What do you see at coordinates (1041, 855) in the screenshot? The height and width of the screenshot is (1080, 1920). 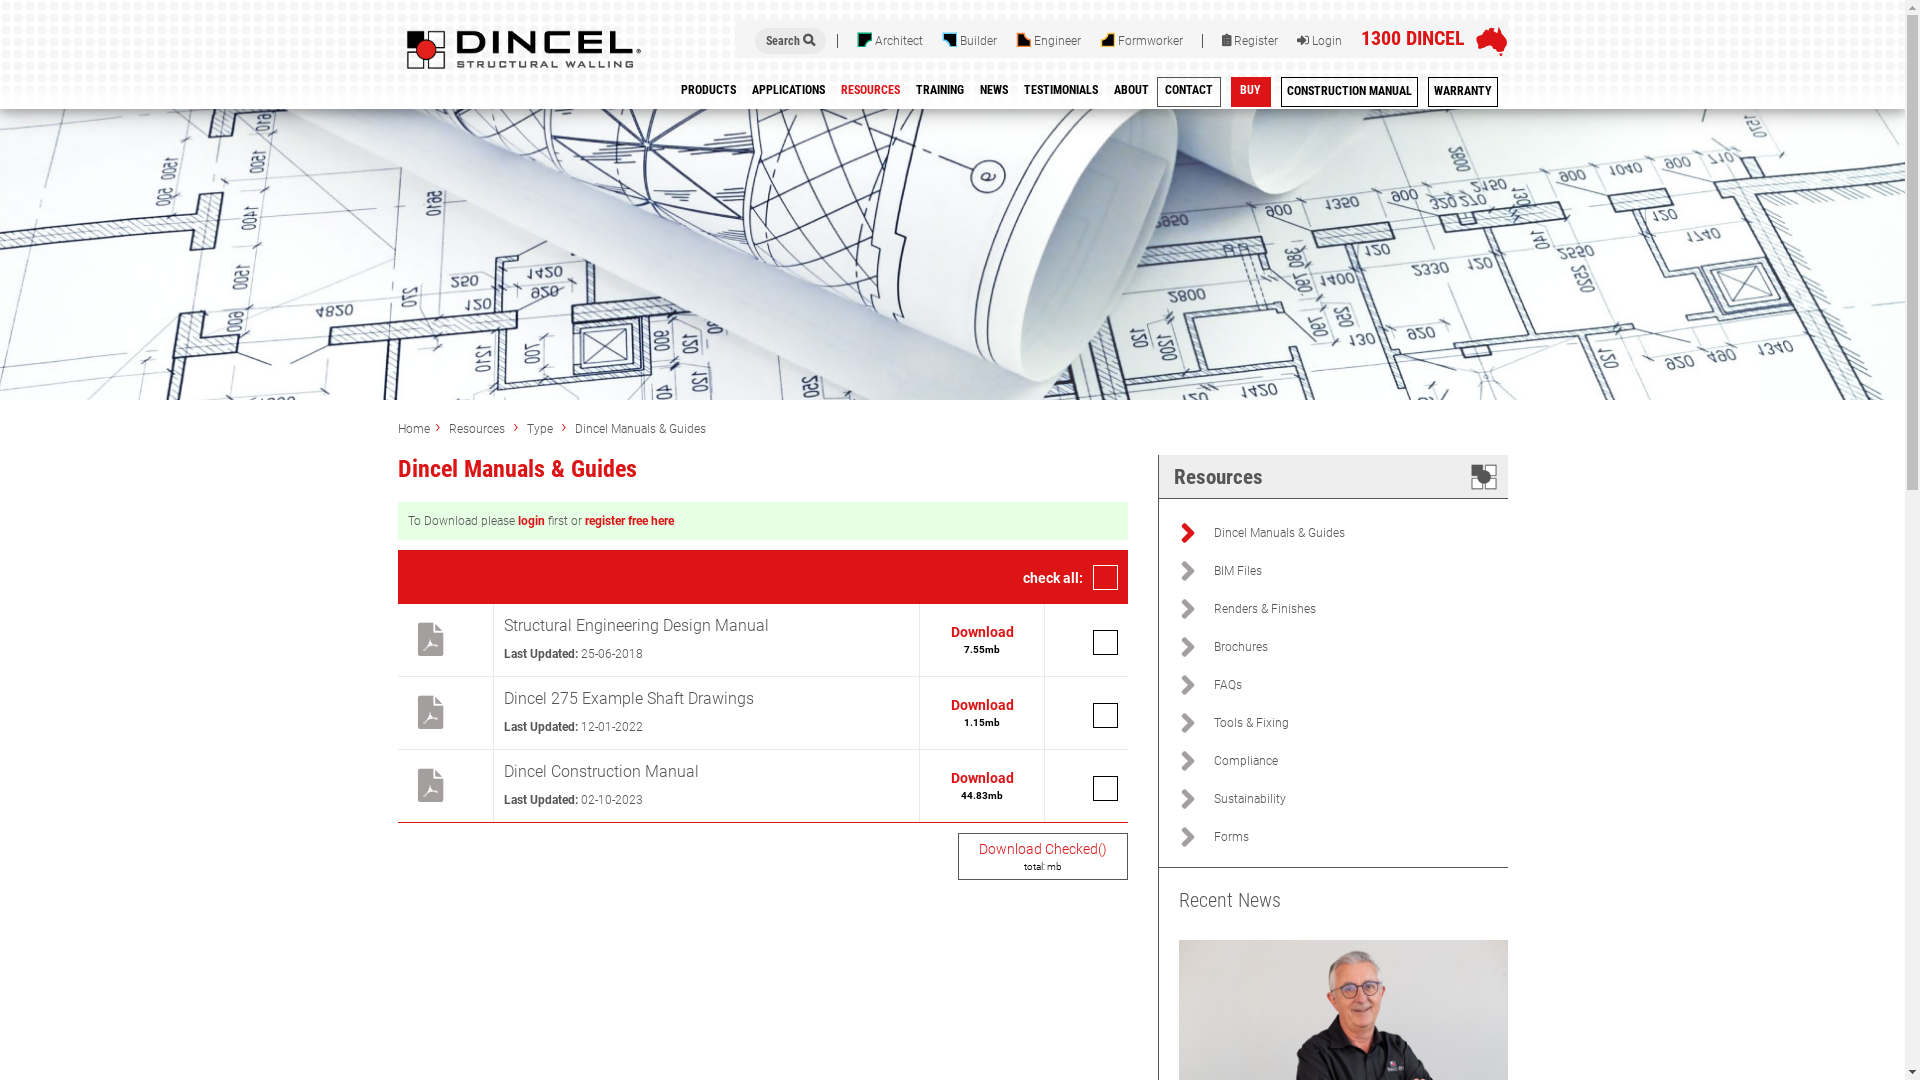 I see `'Download Checked()` at bounding box center [1041, 855].